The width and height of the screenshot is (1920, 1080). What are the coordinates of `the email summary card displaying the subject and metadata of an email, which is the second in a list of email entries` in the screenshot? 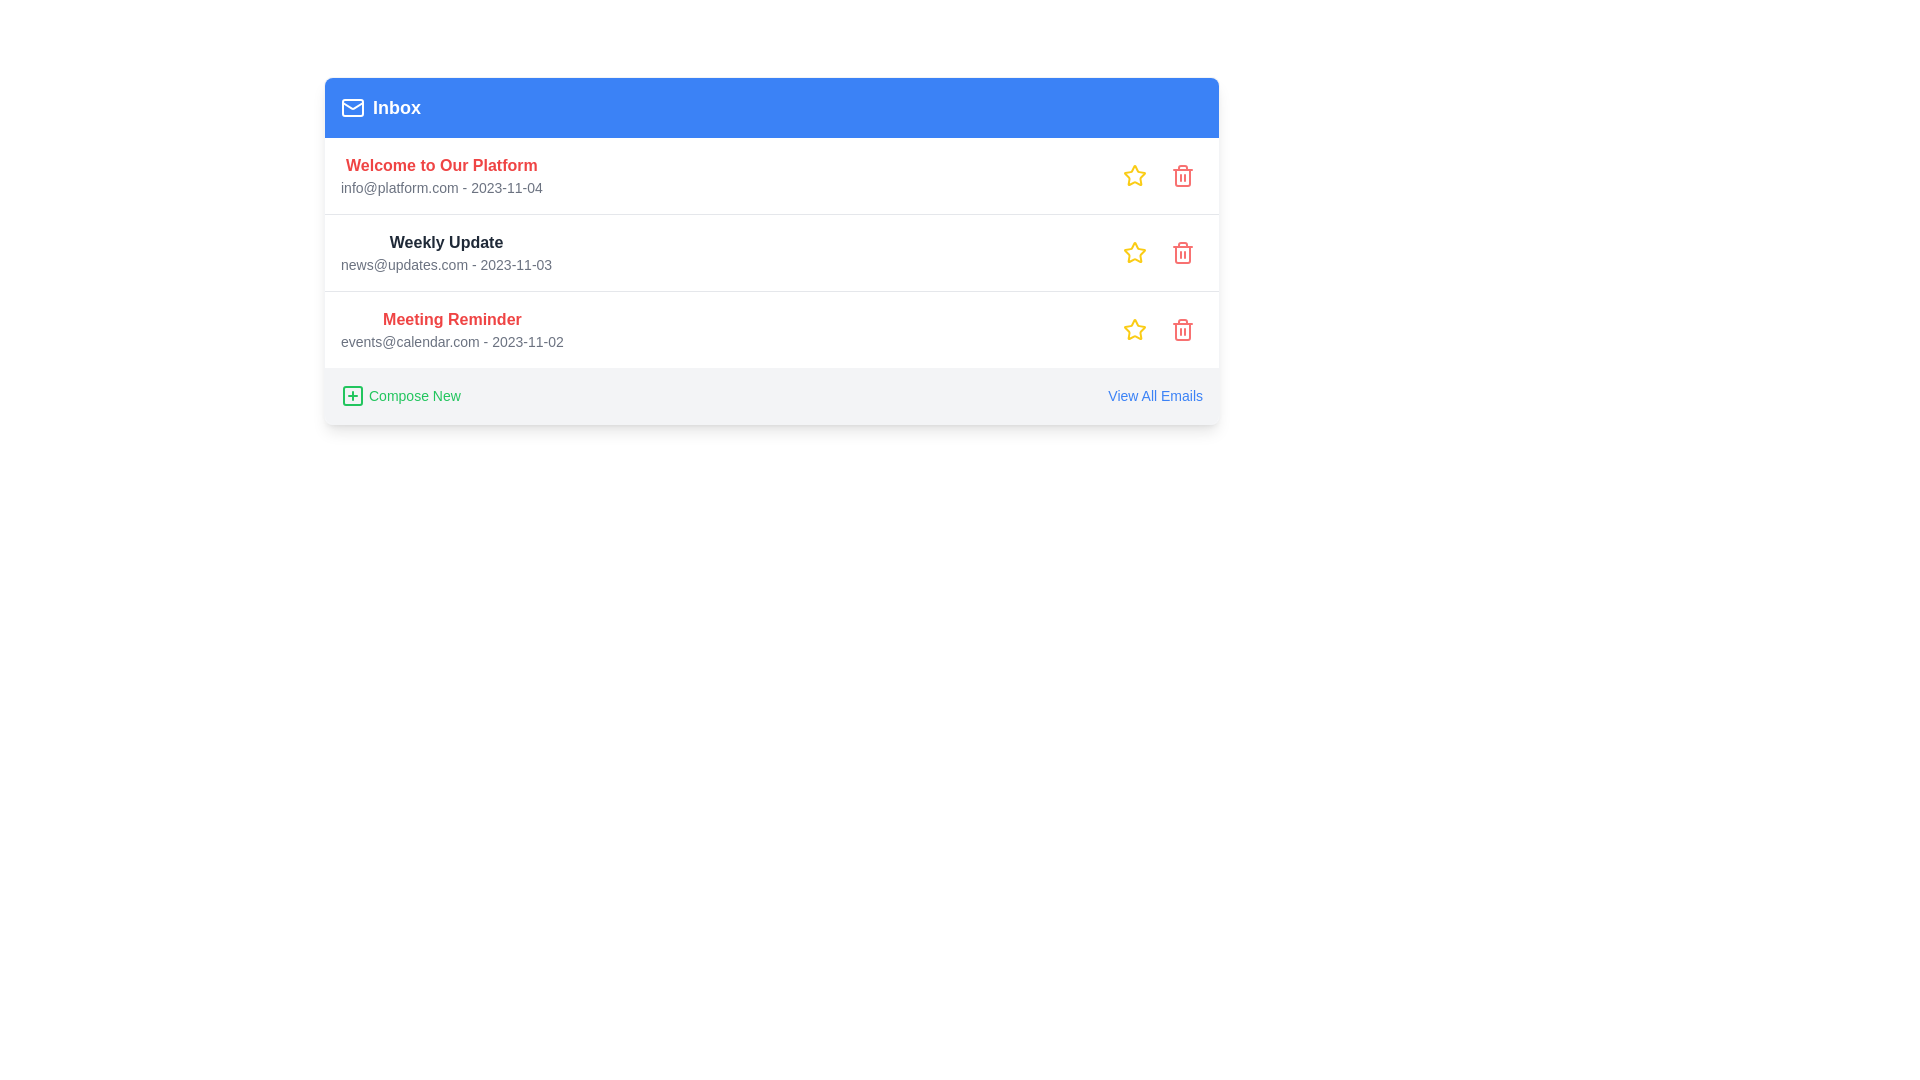 It's located at (445, 252).